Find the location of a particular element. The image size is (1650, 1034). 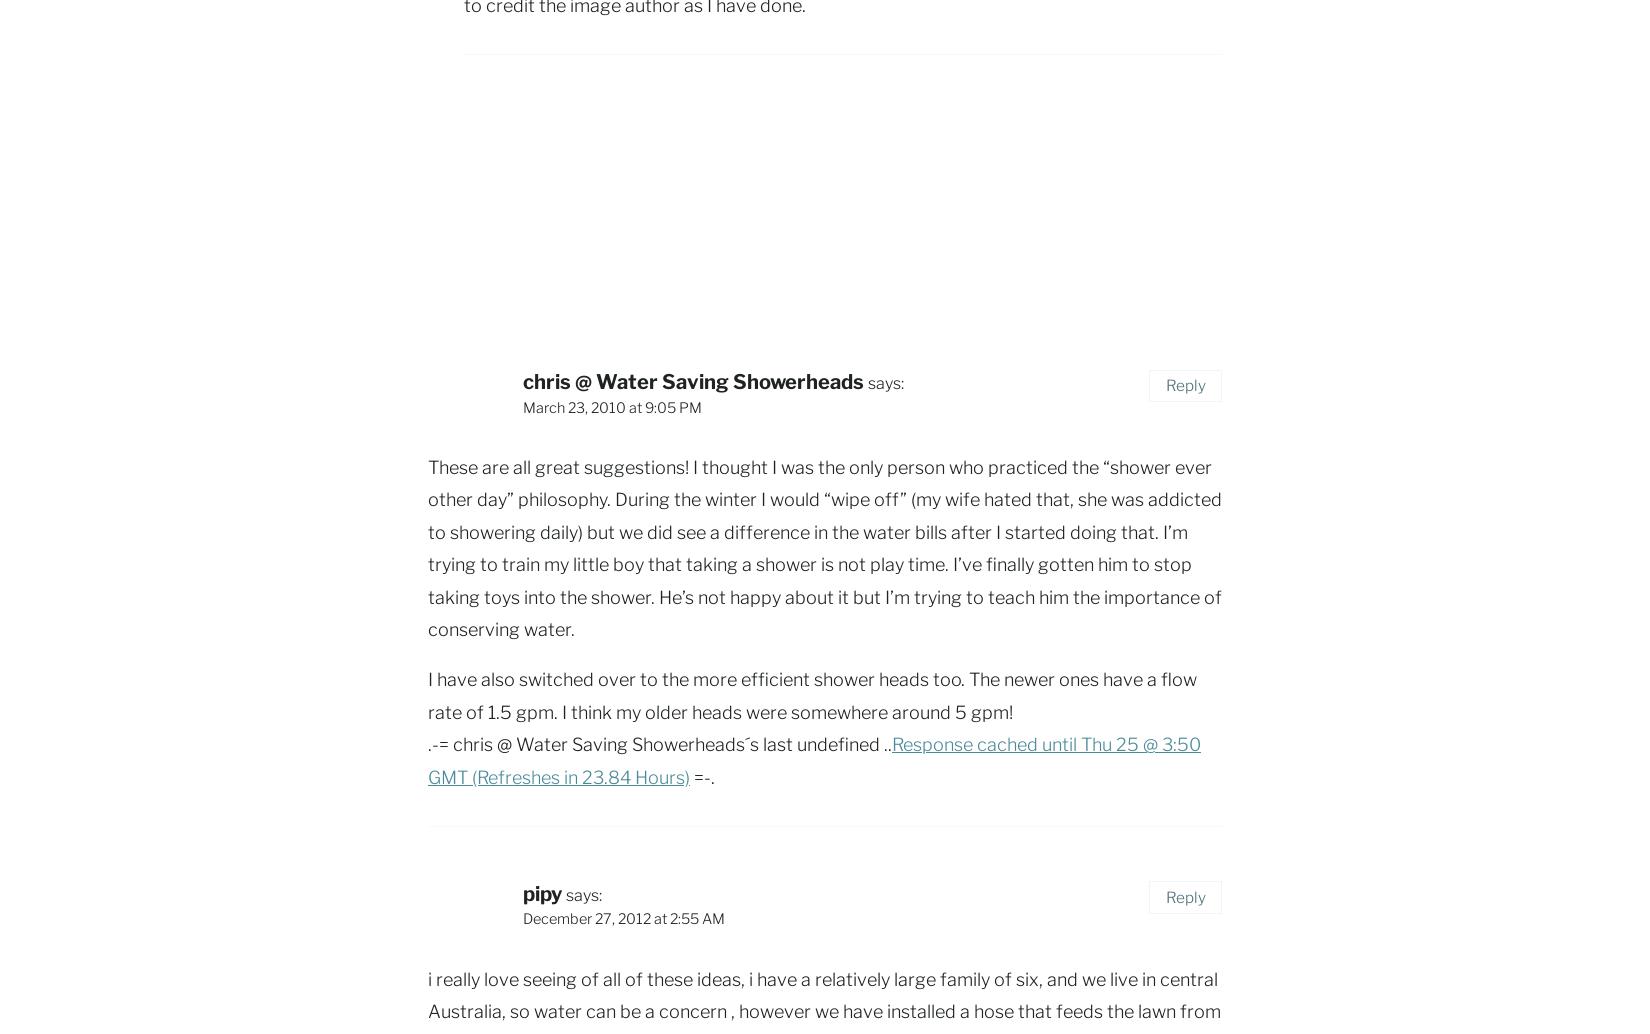

'.-= chris @ Water Saving Showerheads´s last undefined ..' is located at coordinates (659, 744).